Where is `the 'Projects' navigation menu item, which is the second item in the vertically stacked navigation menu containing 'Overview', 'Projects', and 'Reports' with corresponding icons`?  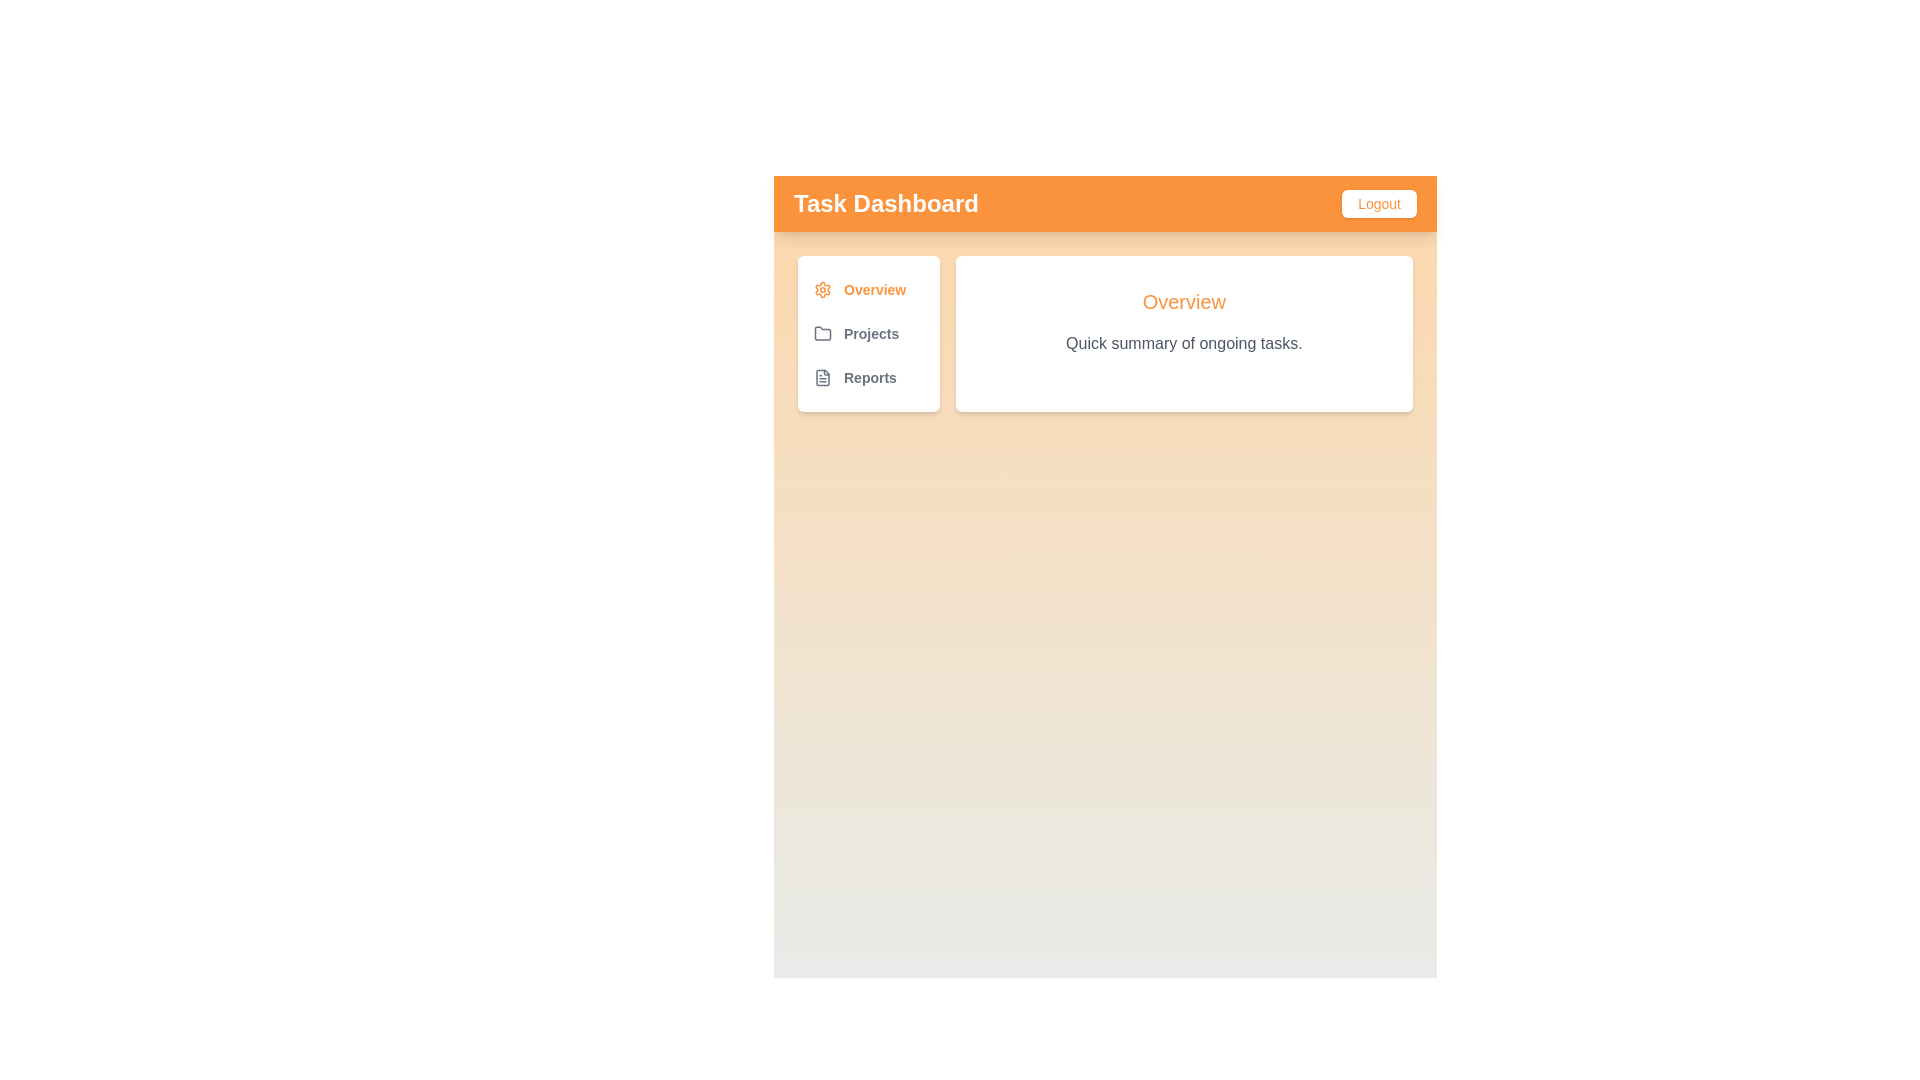 the 'Projects' navigation menu item, which is the second item in the vertically stacked navigation menu containing 'Overview', 'Projects', and 'Reports' with corresponding icons is located at coordinates (868, 333).